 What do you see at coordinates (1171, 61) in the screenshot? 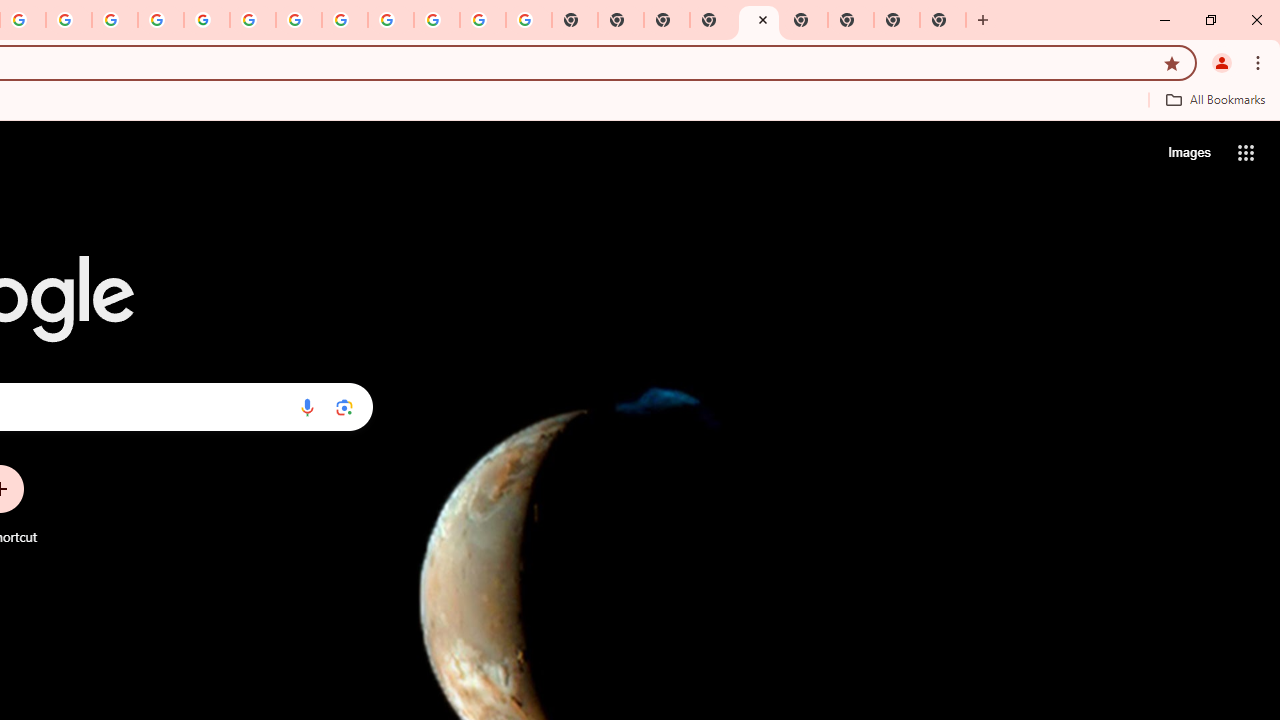
I see `'Bookmark this tab'` at bounding box center [1171, 61].